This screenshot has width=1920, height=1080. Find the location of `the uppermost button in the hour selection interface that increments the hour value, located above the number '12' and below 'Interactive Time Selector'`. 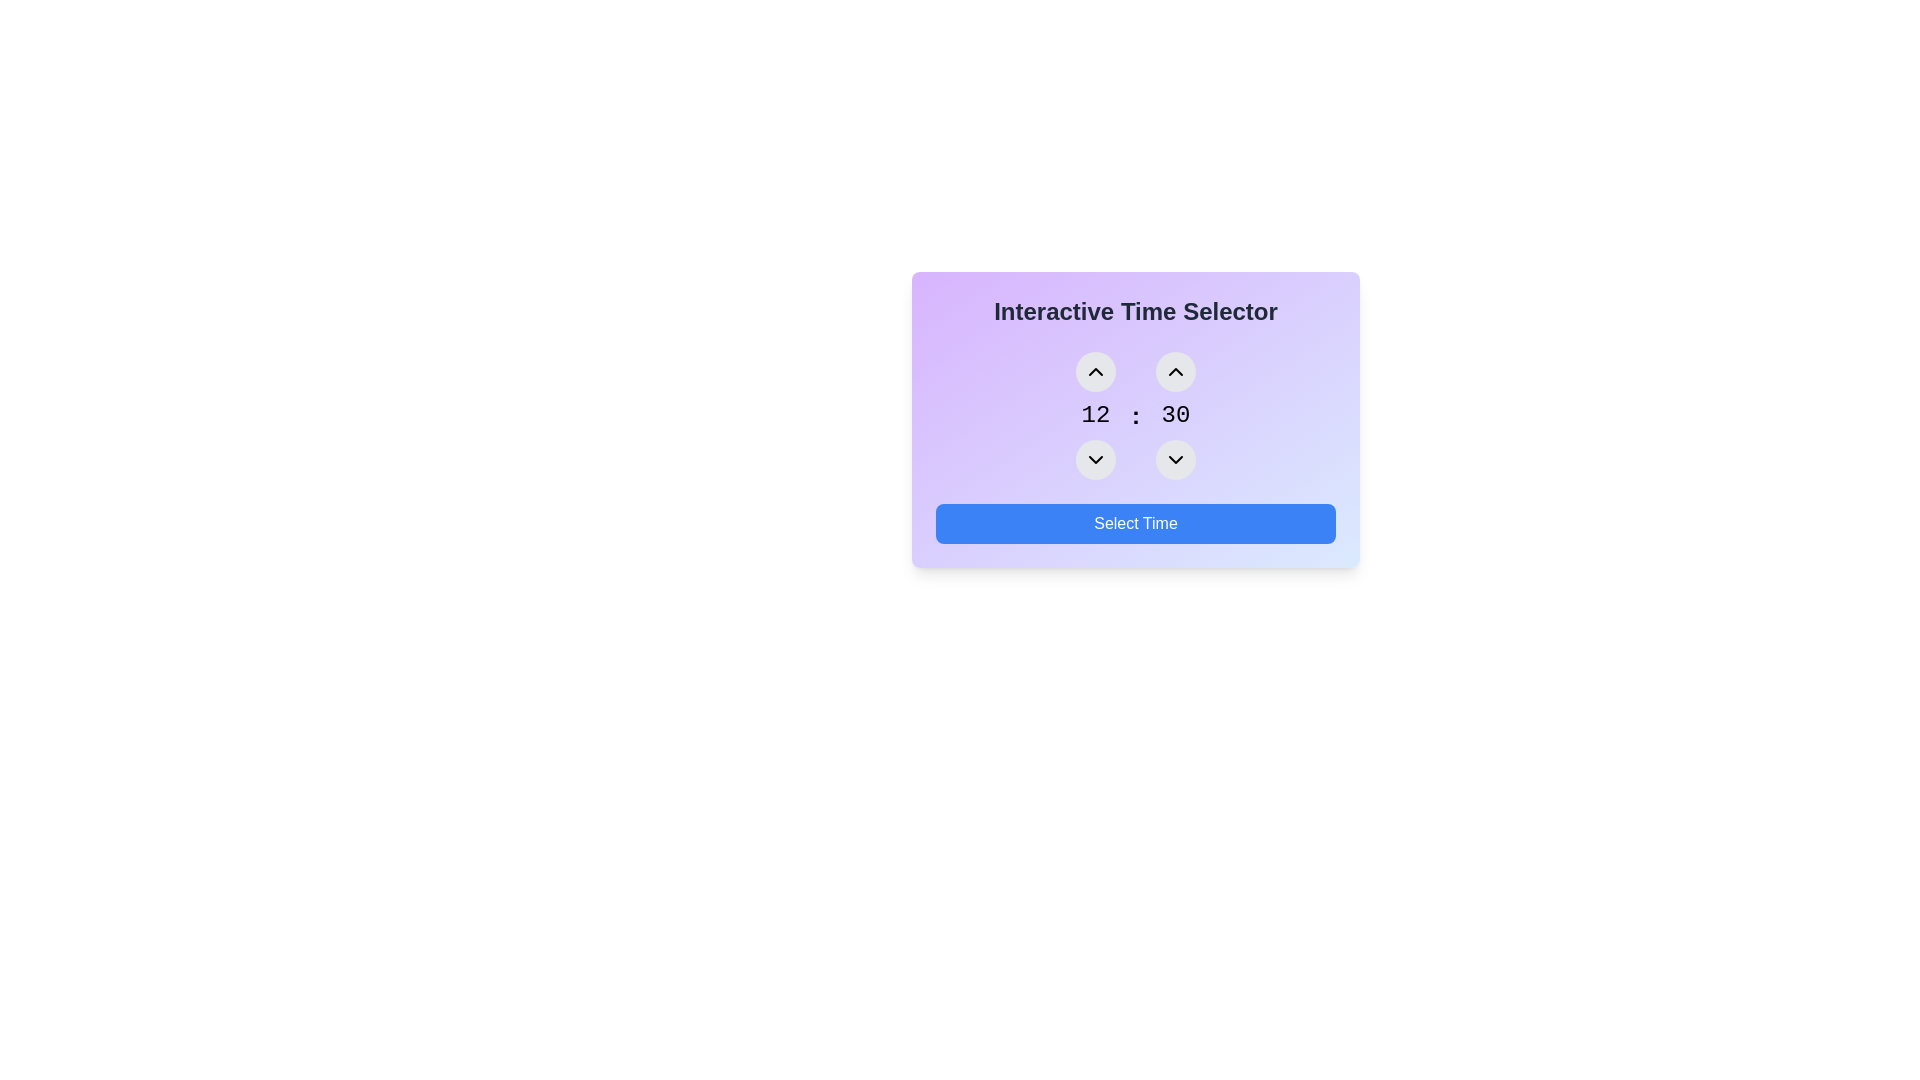

the uppermost button in the hour selection interface that increments the hour value, located above the number '12' and below 'Interactive Time Selector' is located at coordinates (1094, 371).